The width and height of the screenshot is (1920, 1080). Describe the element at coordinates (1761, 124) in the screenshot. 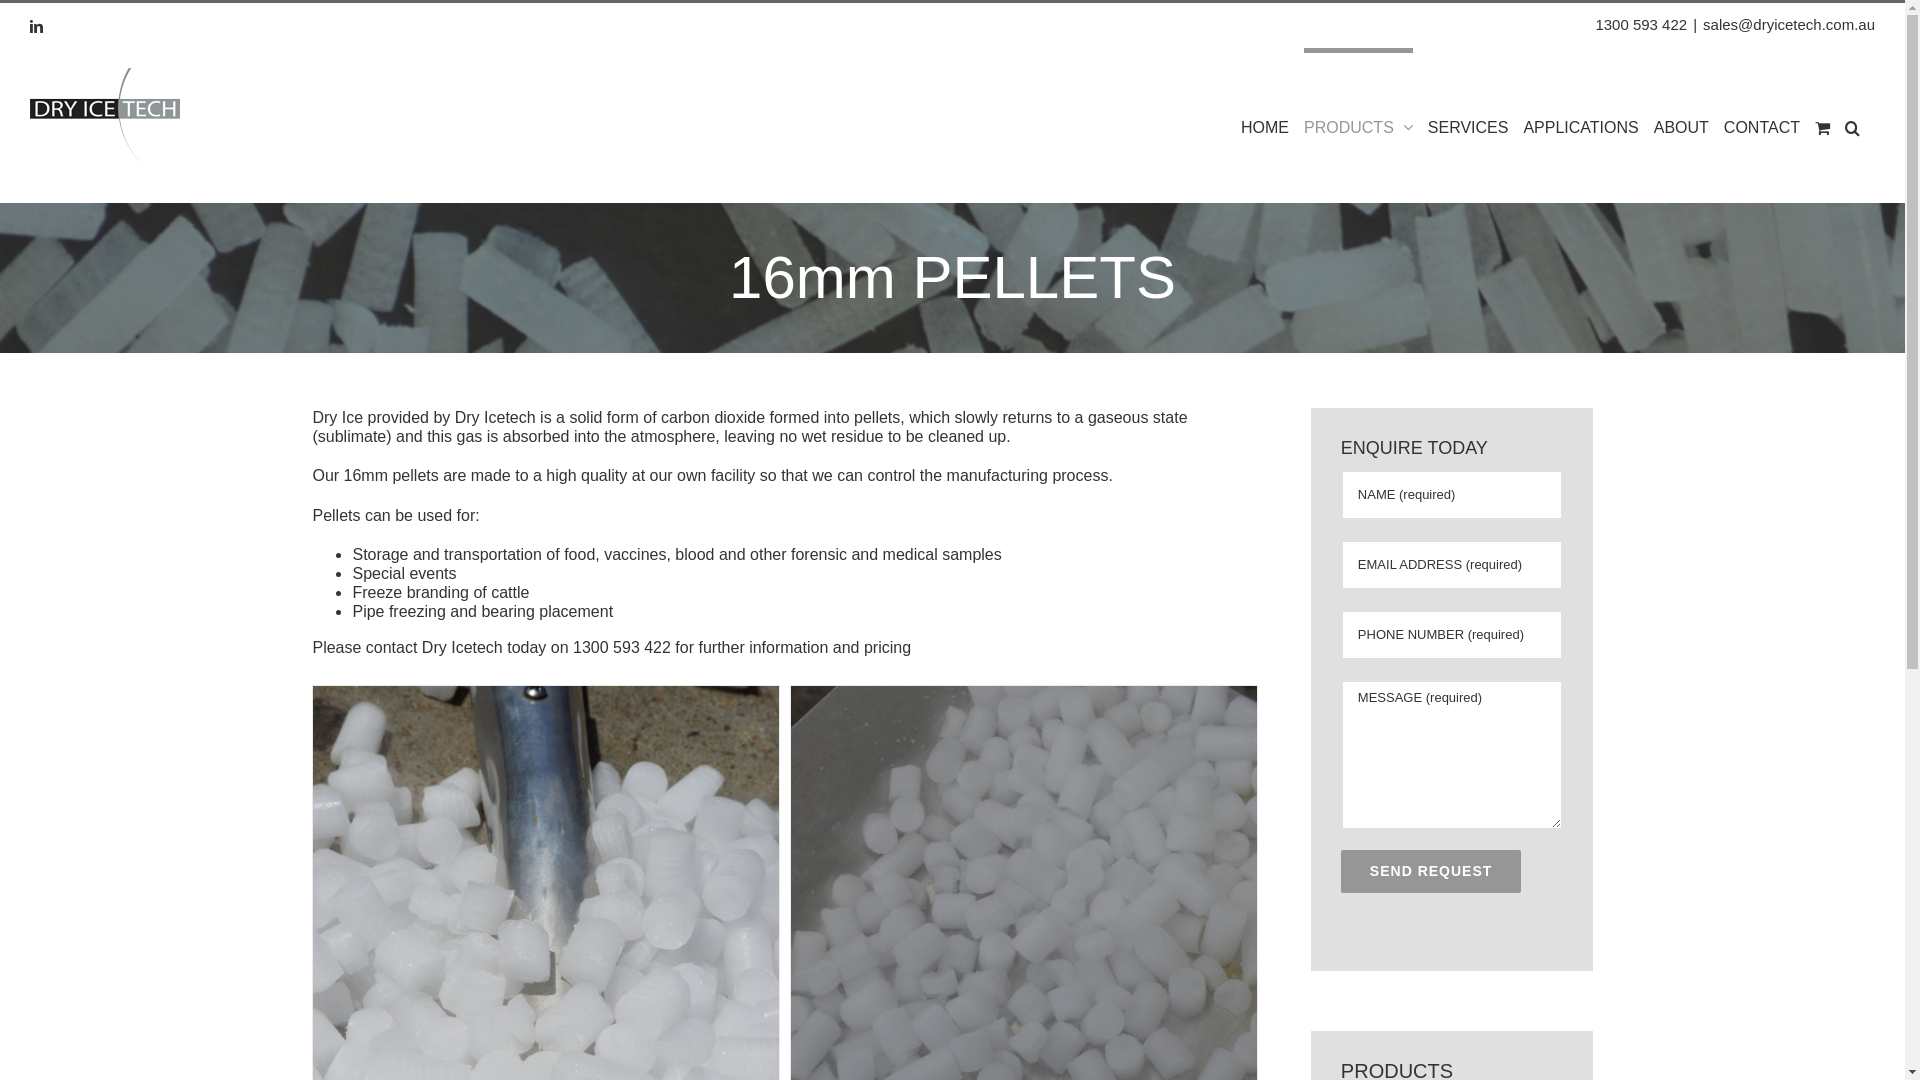

I see `'CONTACT'` at that location.